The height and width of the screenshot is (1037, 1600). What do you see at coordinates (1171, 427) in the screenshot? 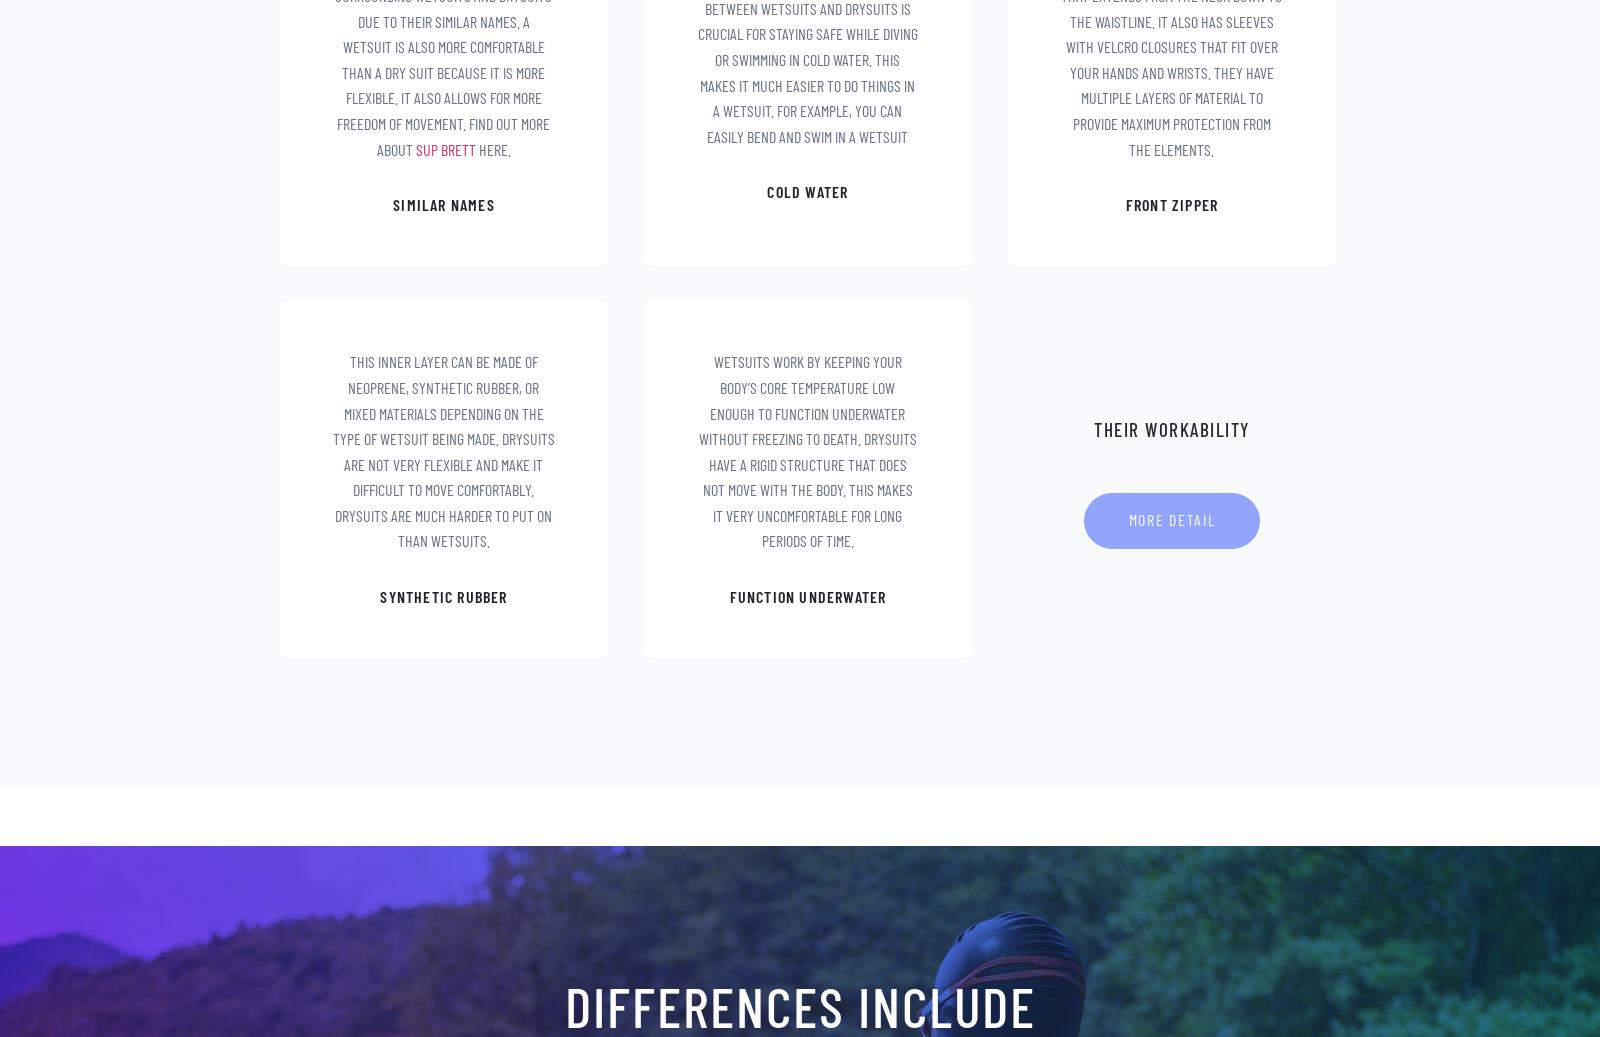
I see `'Their workability'` at bounding box center [1171, 427].